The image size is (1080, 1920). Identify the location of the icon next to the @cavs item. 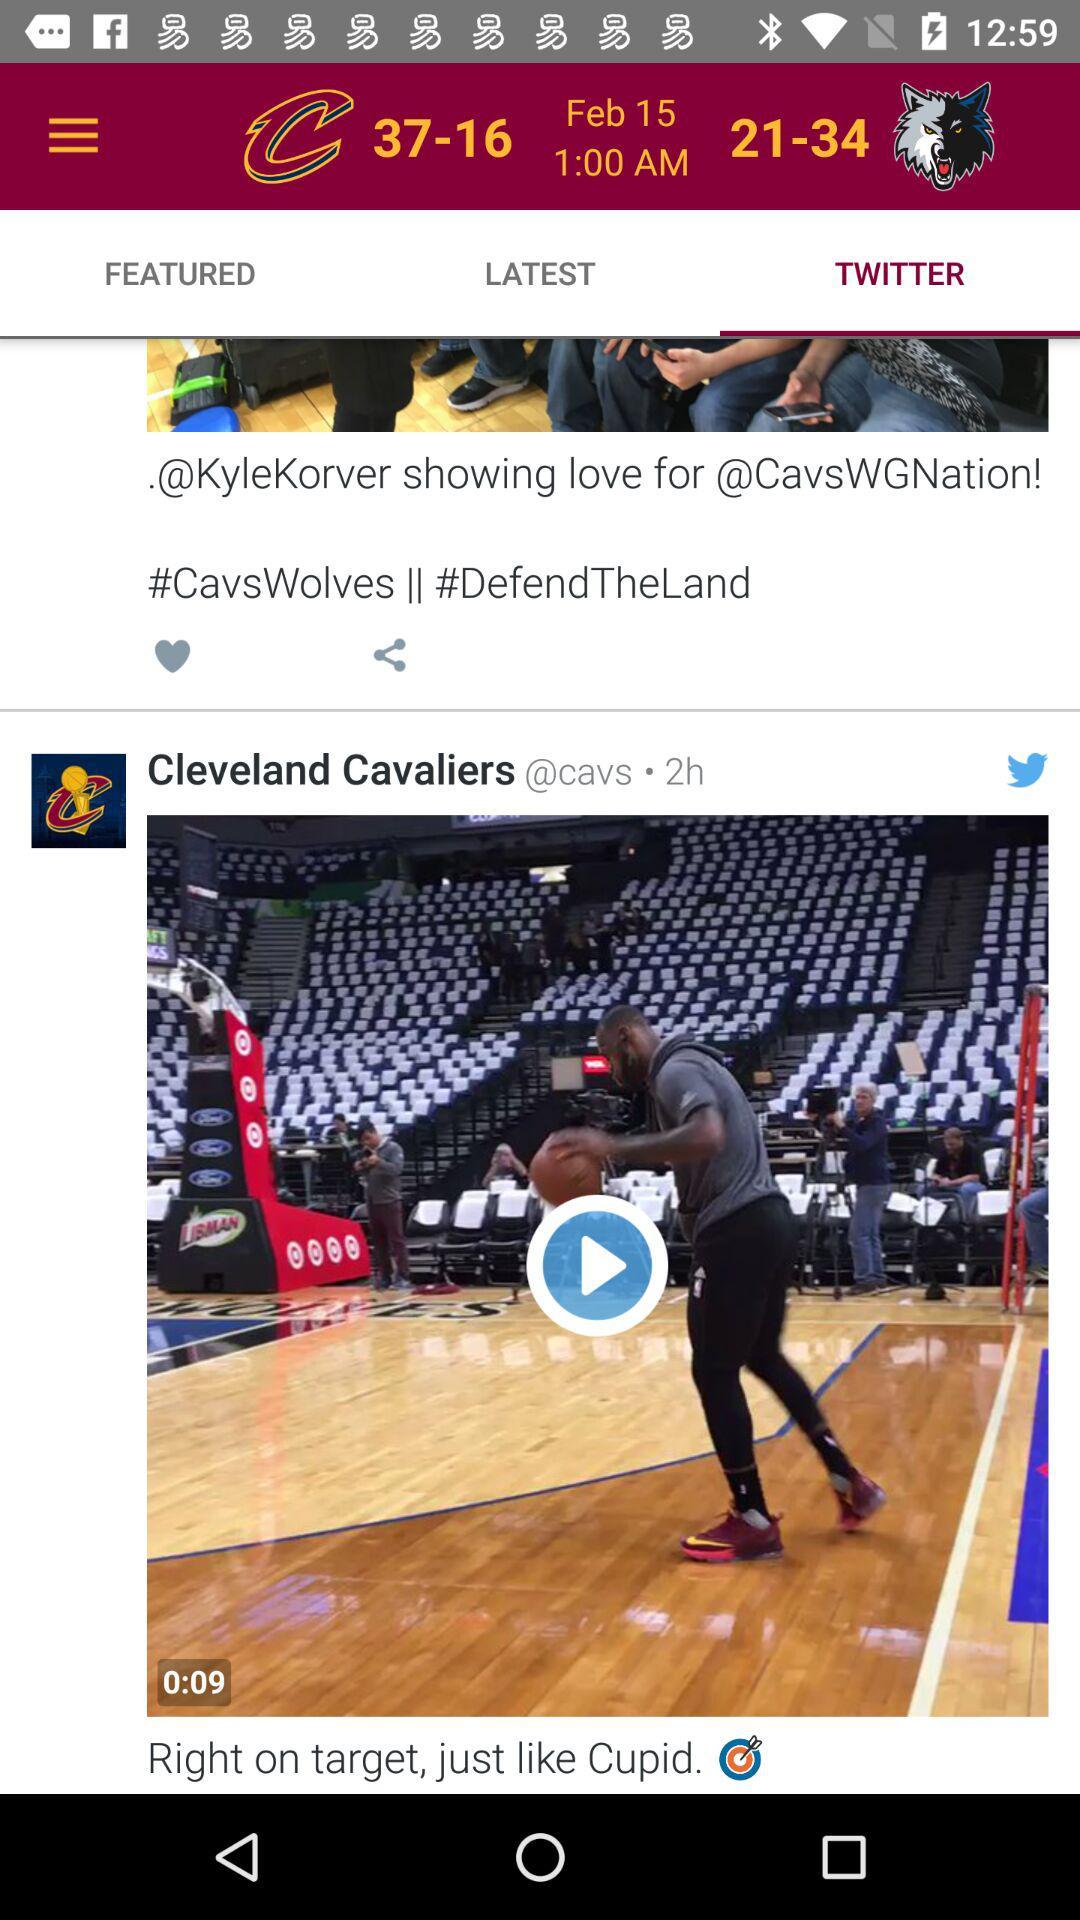
(668, 769).